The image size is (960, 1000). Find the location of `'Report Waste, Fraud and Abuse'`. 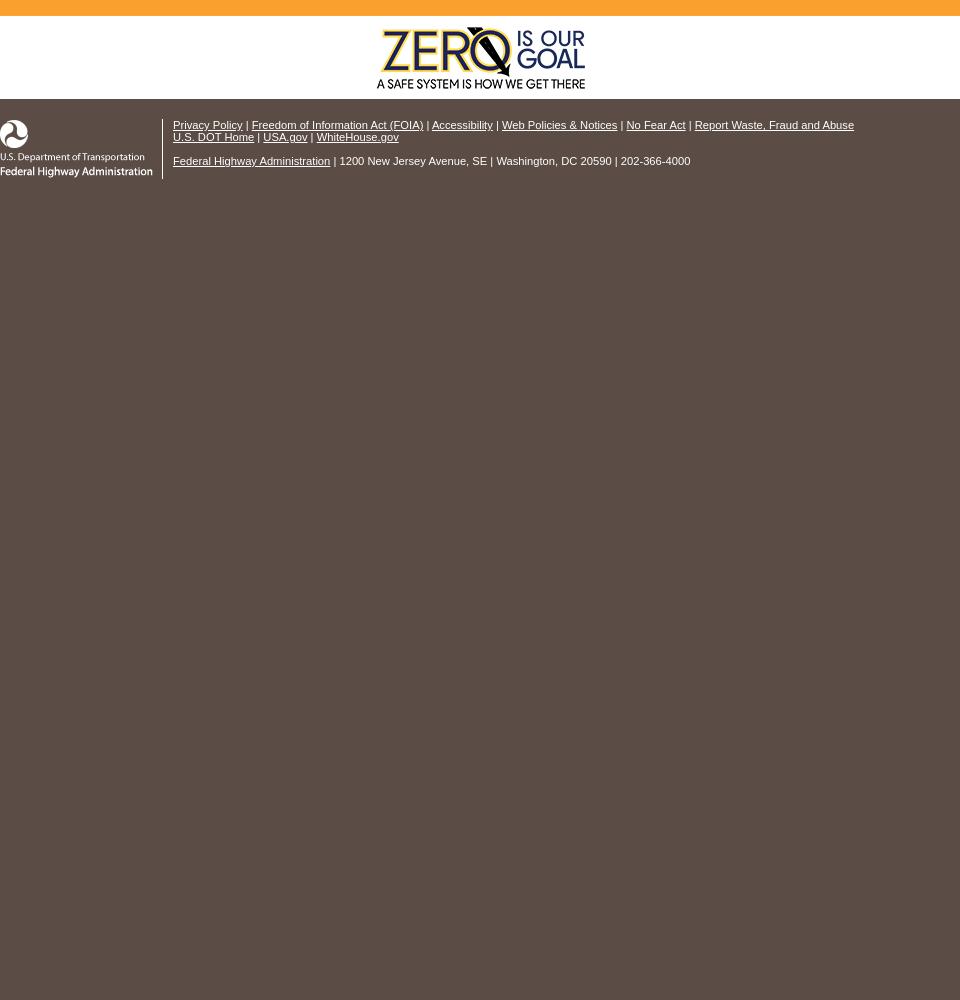

'Report Waste, Fraud and Abuse' is located at coordinates (772, 125).